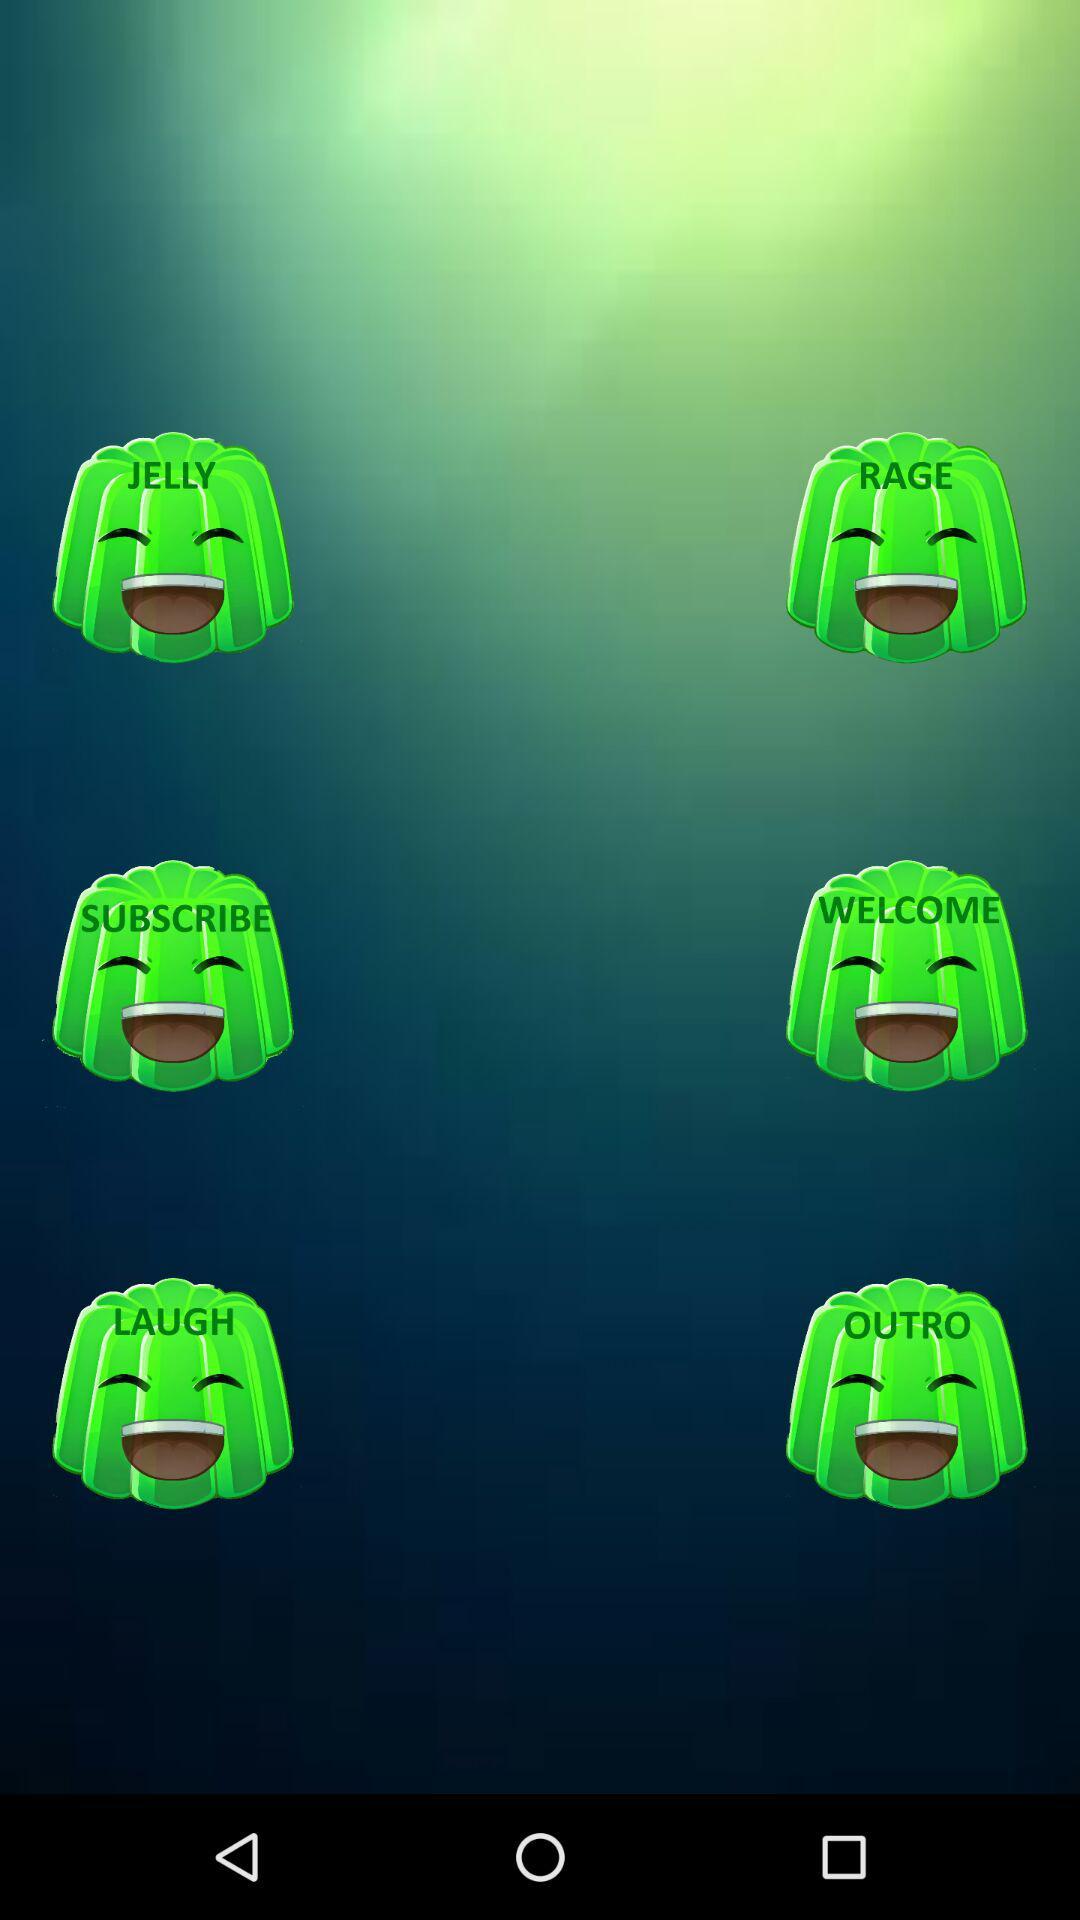  What do you see at coordinates (172, 977) in the screenshot?
I see `suscribe option` at bounding box center [172, 977].